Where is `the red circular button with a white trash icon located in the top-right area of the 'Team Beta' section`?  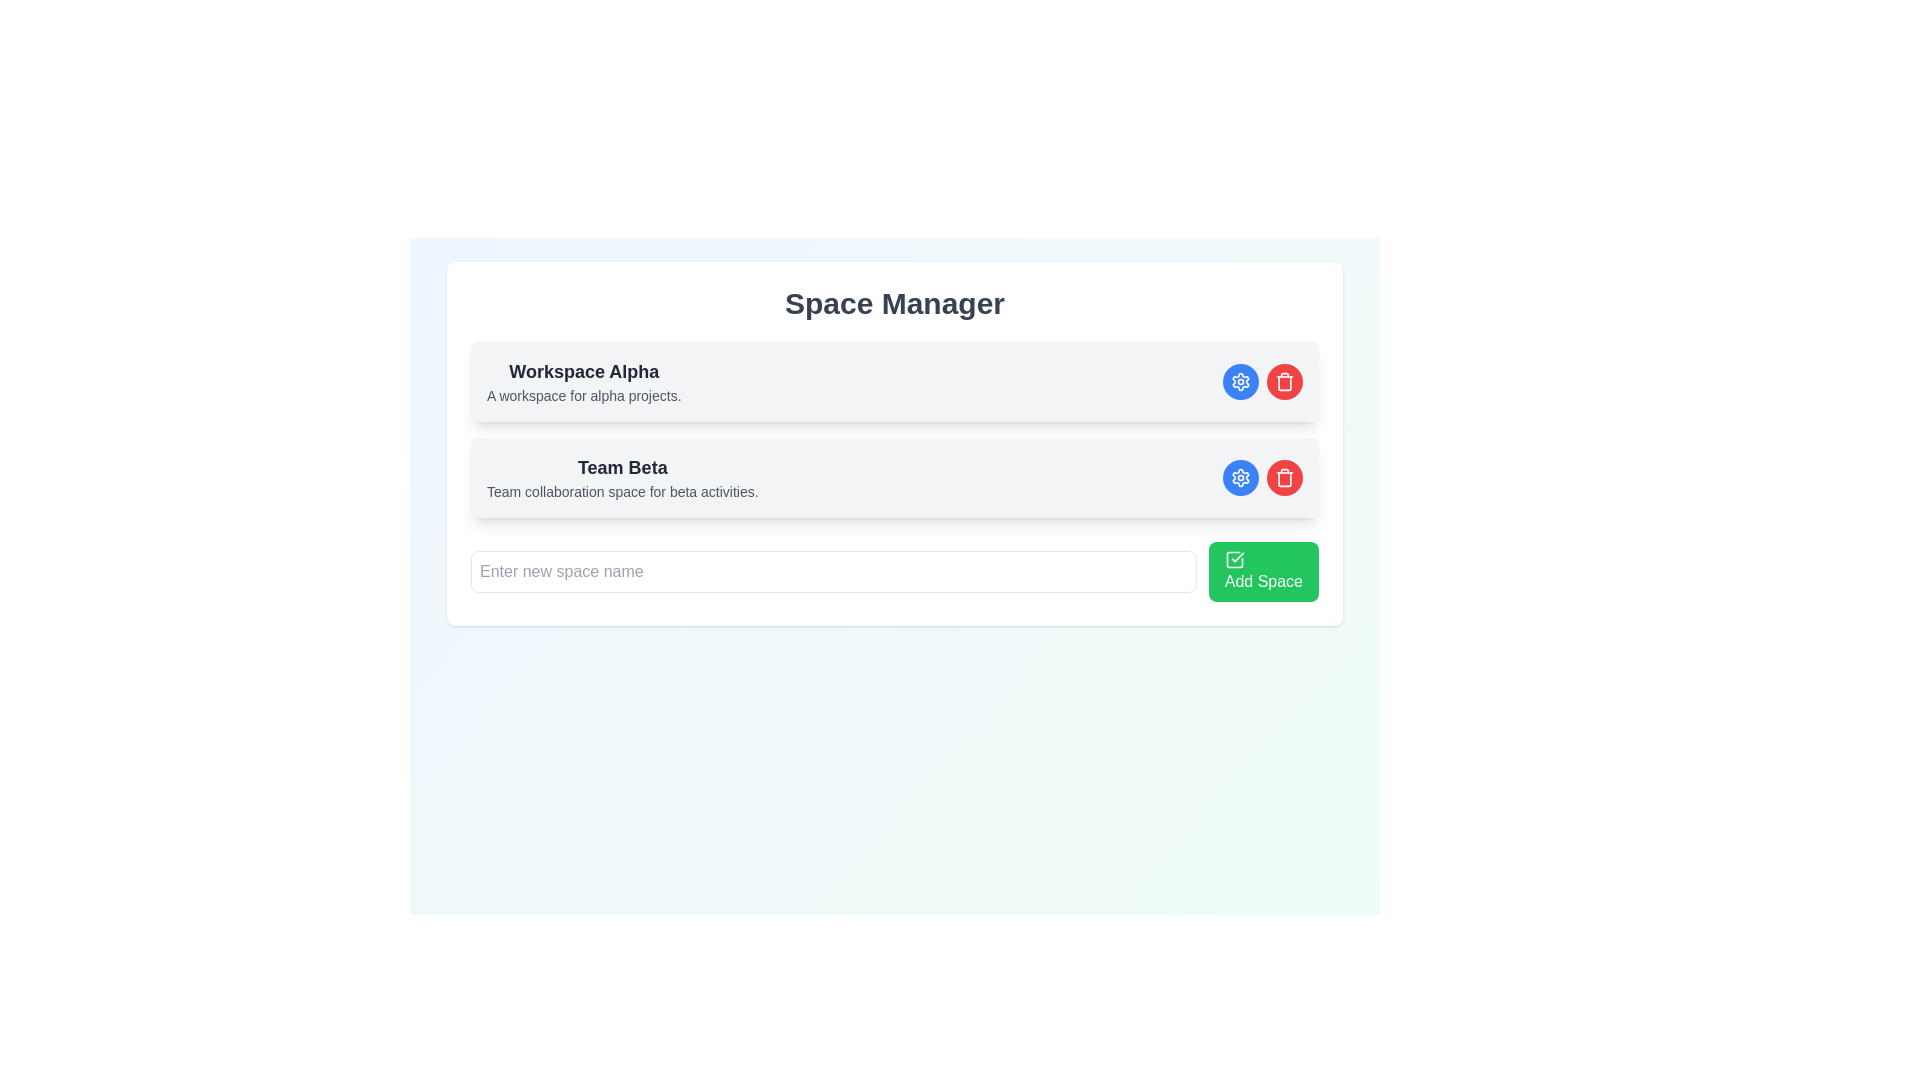 the red circular button with a white trash icon located in the top-right area of the 'Team Beta' section is located at coordinates (1261, 478).